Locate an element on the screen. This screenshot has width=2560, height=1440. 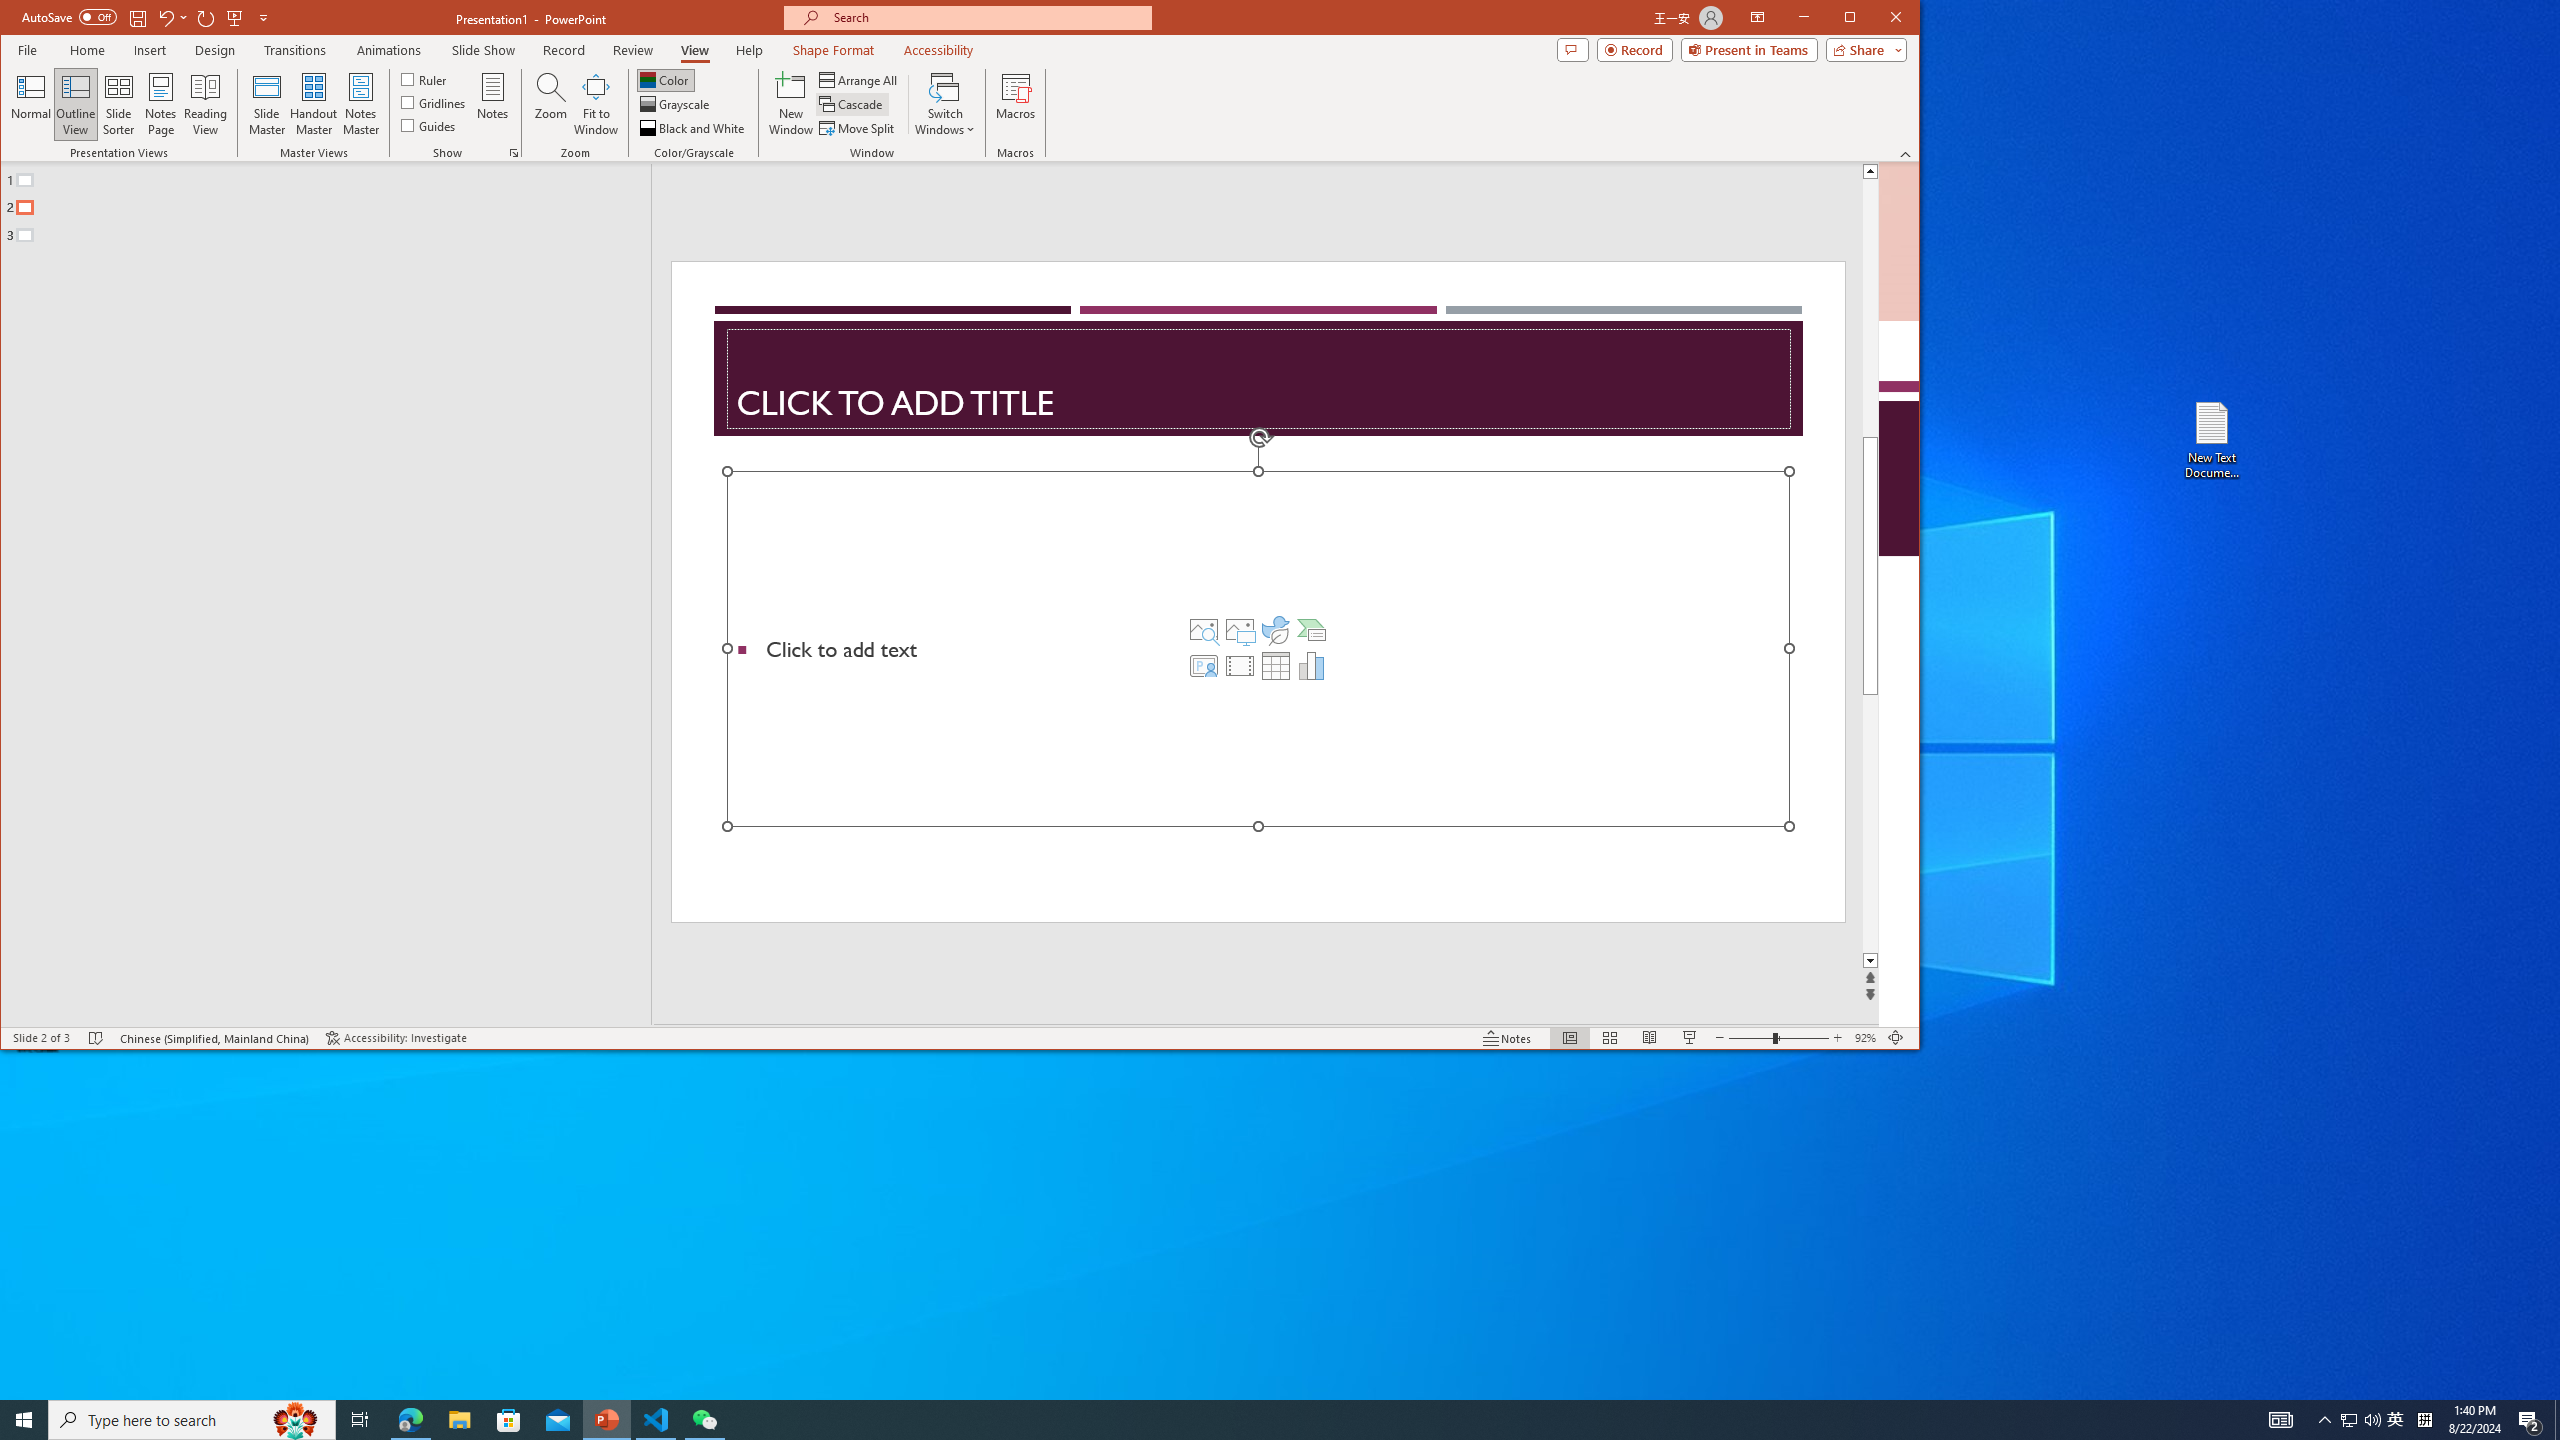
'Move Split' is located at coordinates (857, 127).